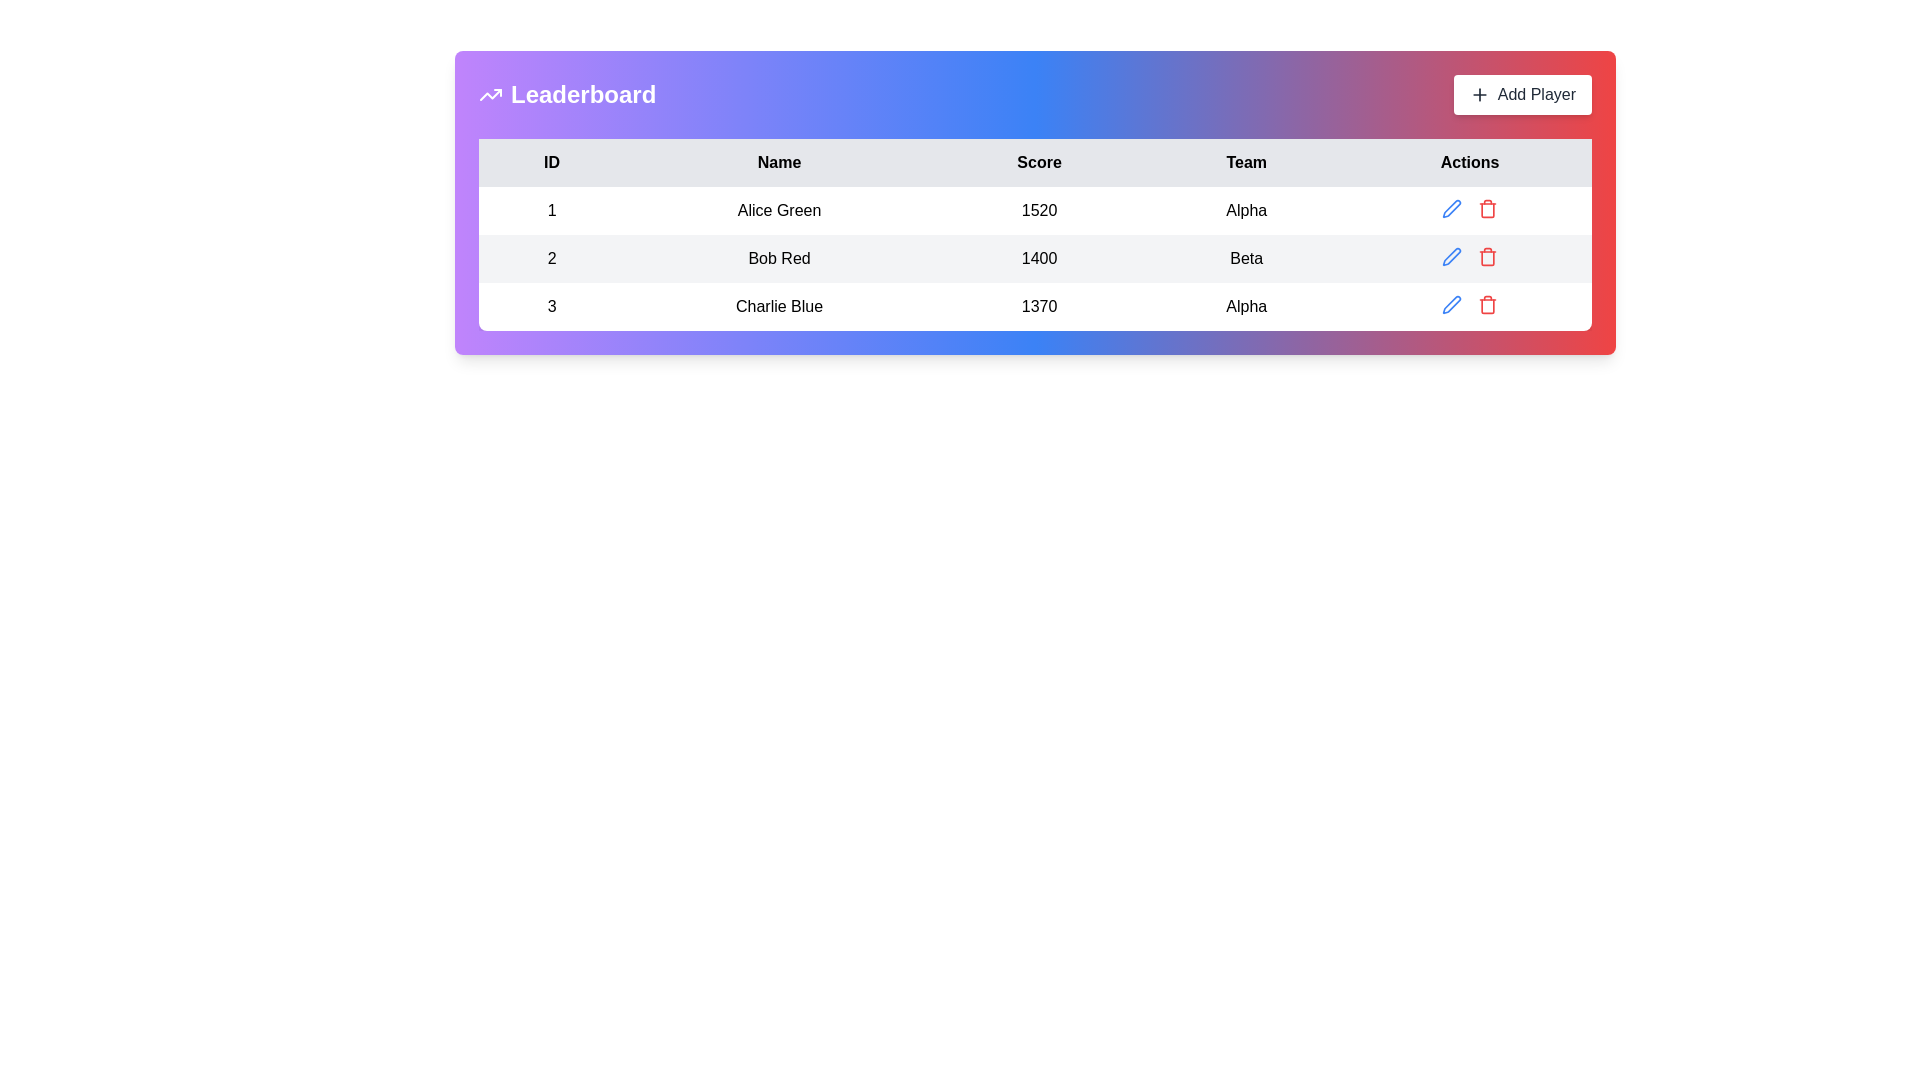 This screenshot has height=1080, width=1920. Describe the element at coordinates (1039, 161) in the screenshot. I see `the header labeled 'Score' which is styled with a light gray background and black text, positioned within a table header row` at that location.